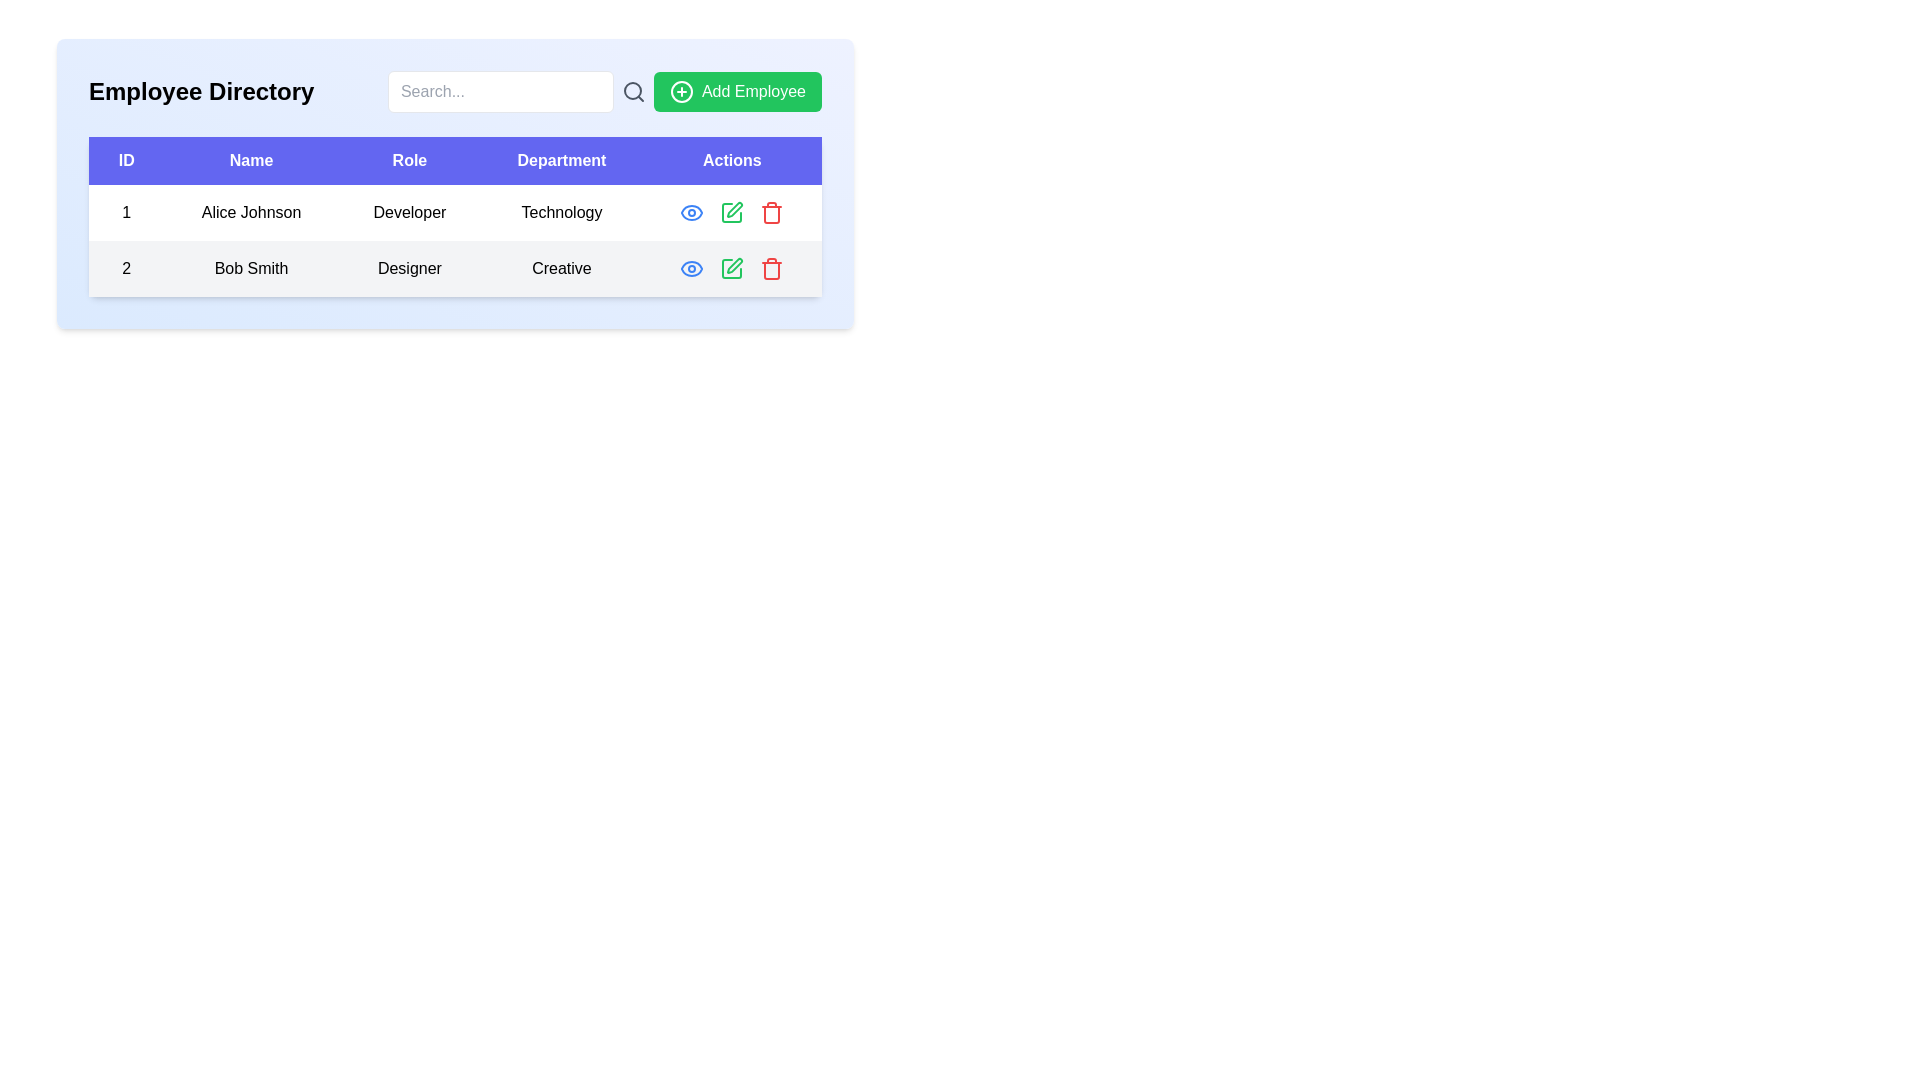 The width and height of the screenshot is (1920, 1080). Describe the element at coordinates (560, 212) in the screenshot. I see `the 'Department' label for 'Alice Johnson, Developer'` at that location.